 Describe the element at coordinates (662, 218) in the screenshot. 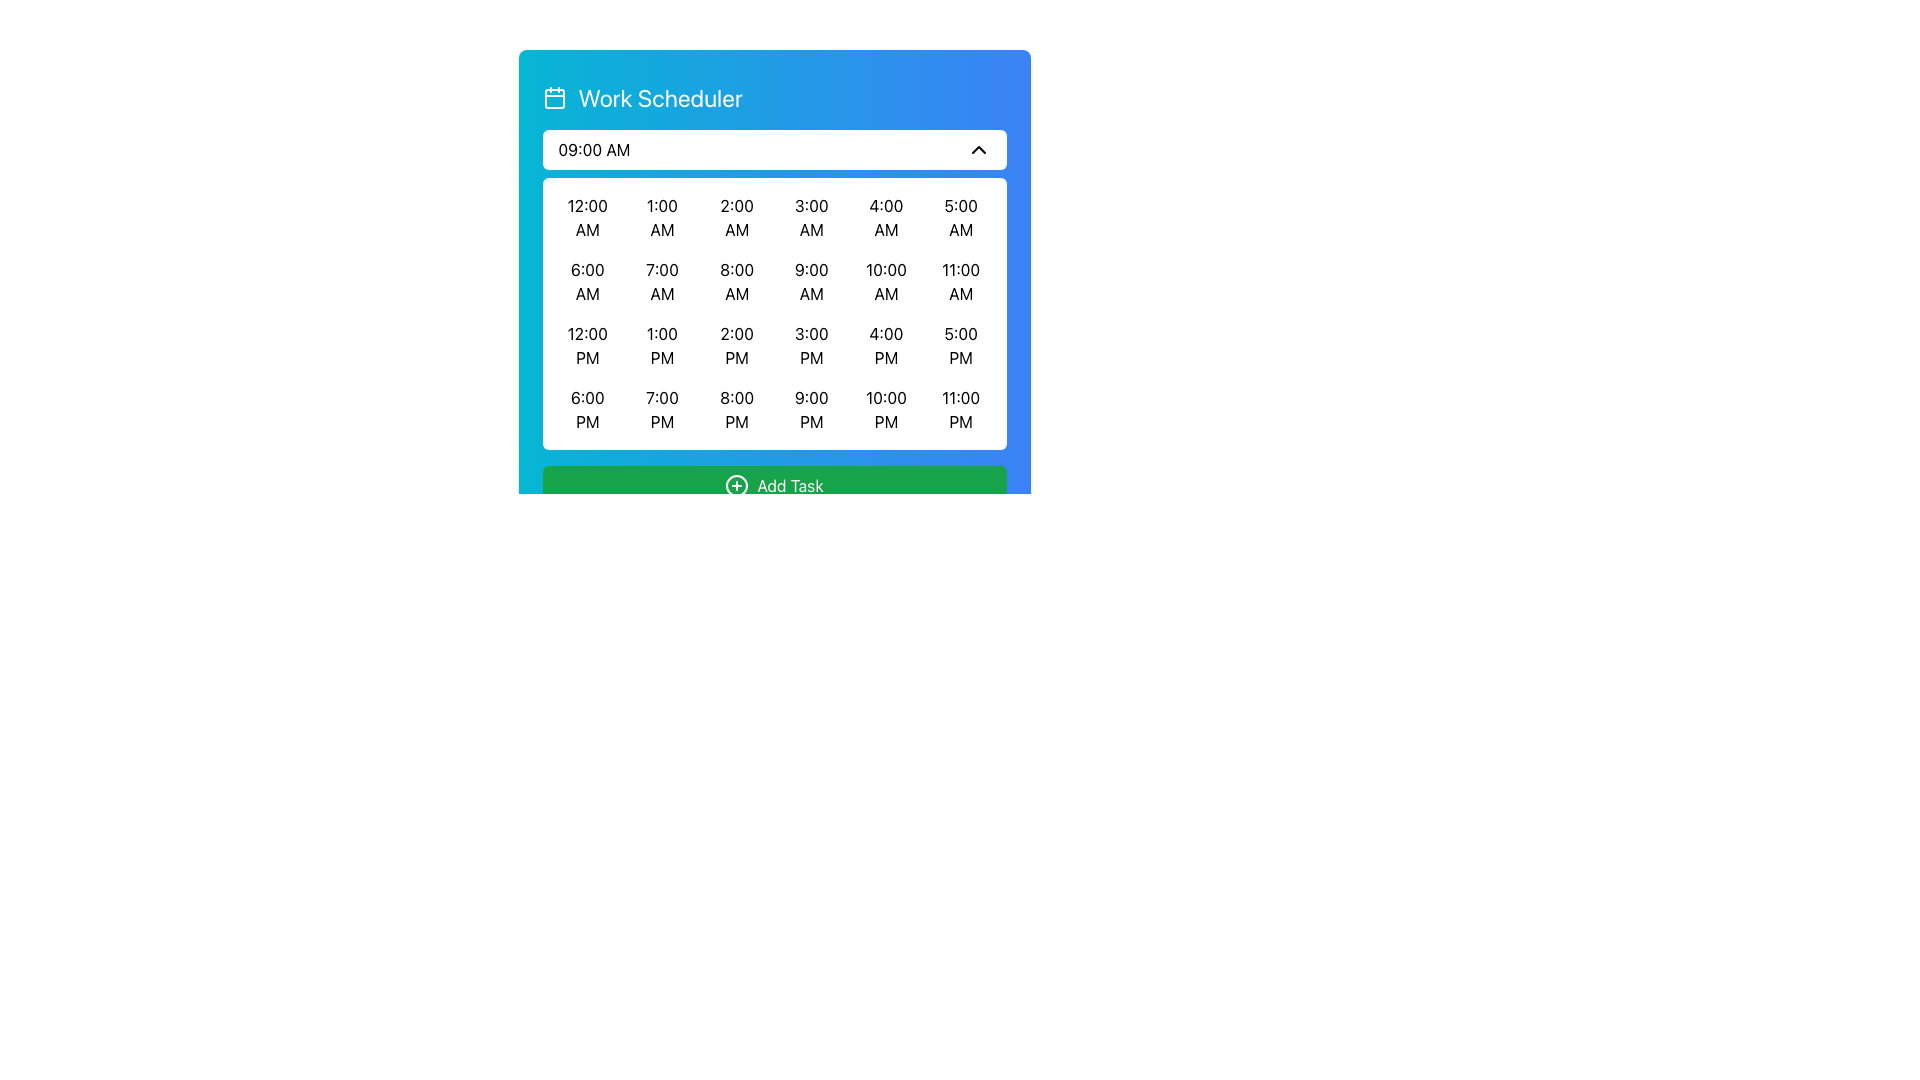

I see `the selectable time slot button for '1:00 AM' located in the second position of the first row in the schedule grid` at that location.